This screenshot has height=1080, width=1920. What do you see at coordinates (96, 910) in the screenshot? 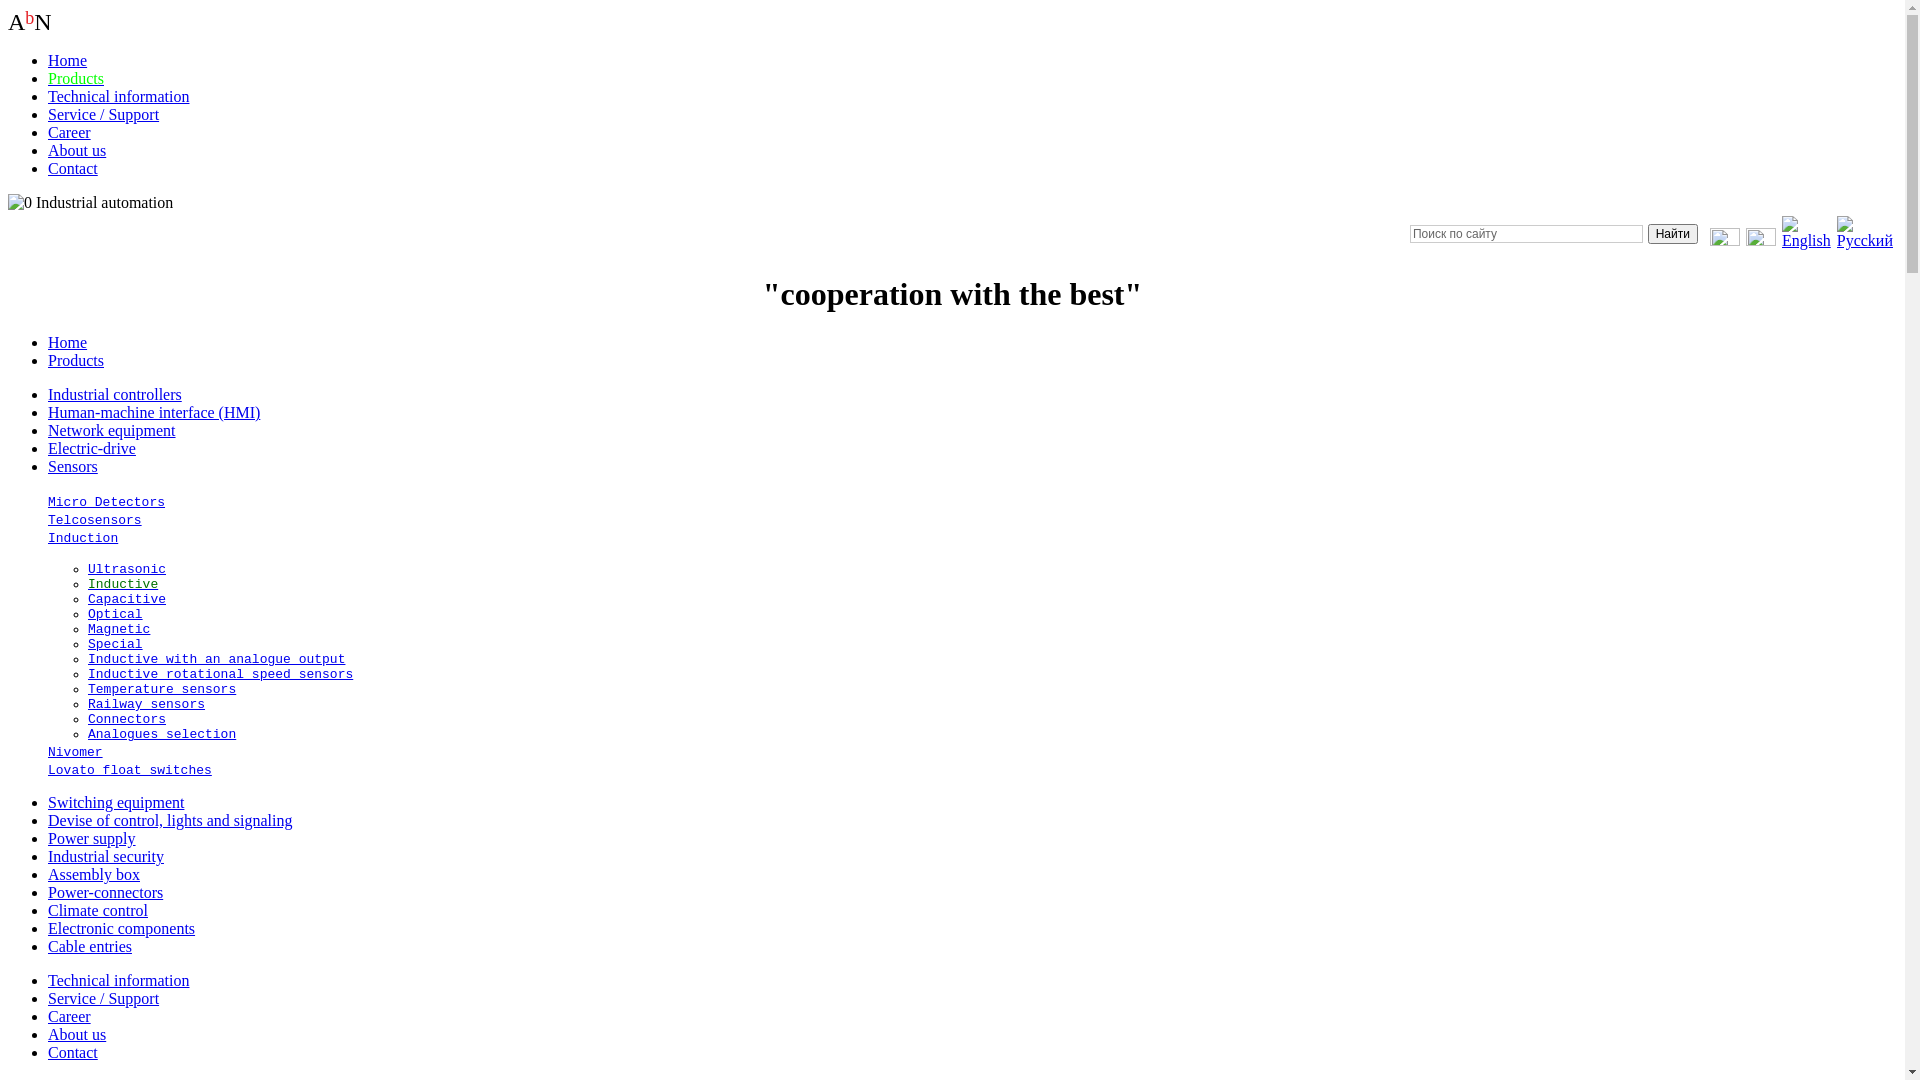
I see `'Climate control'` at bounding box center [96, 910].